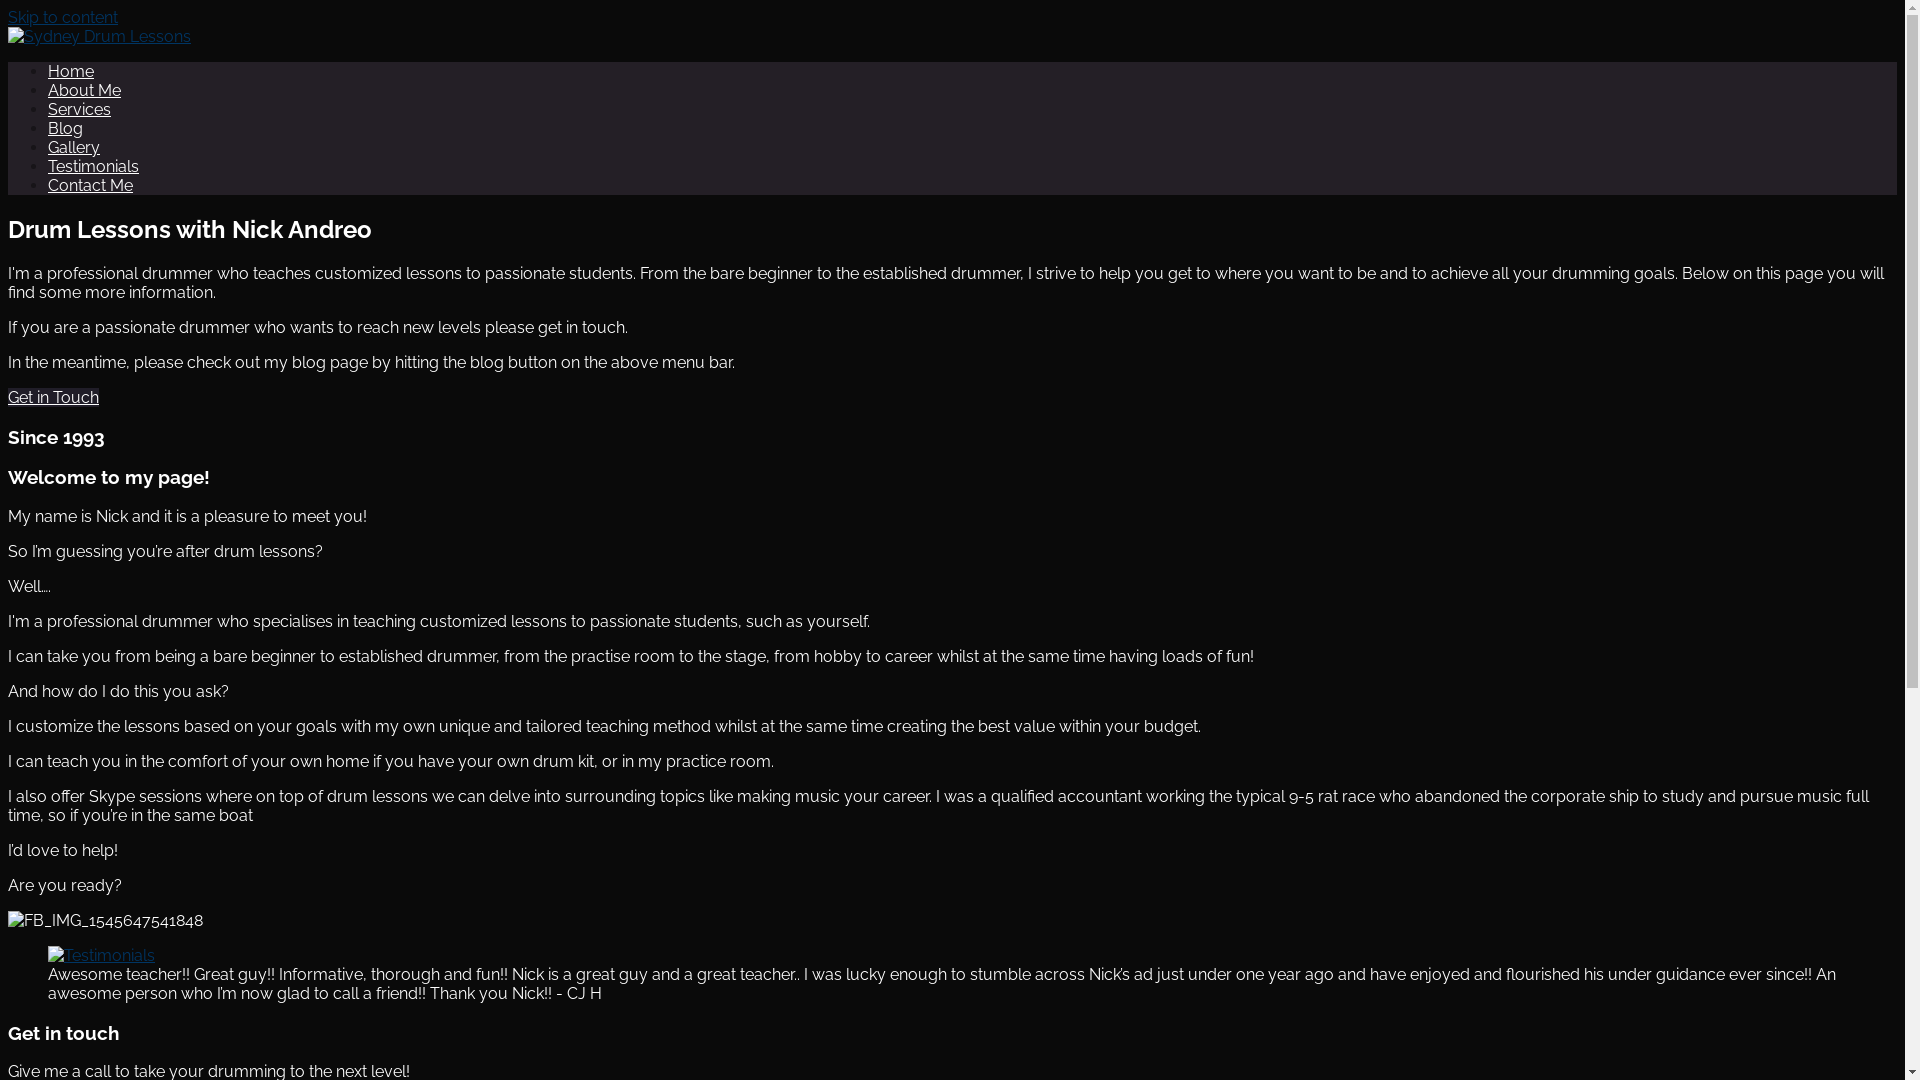 This screenshot has width=1920, height=1080. I want to click on 'Contact Me', so click(89, 185).